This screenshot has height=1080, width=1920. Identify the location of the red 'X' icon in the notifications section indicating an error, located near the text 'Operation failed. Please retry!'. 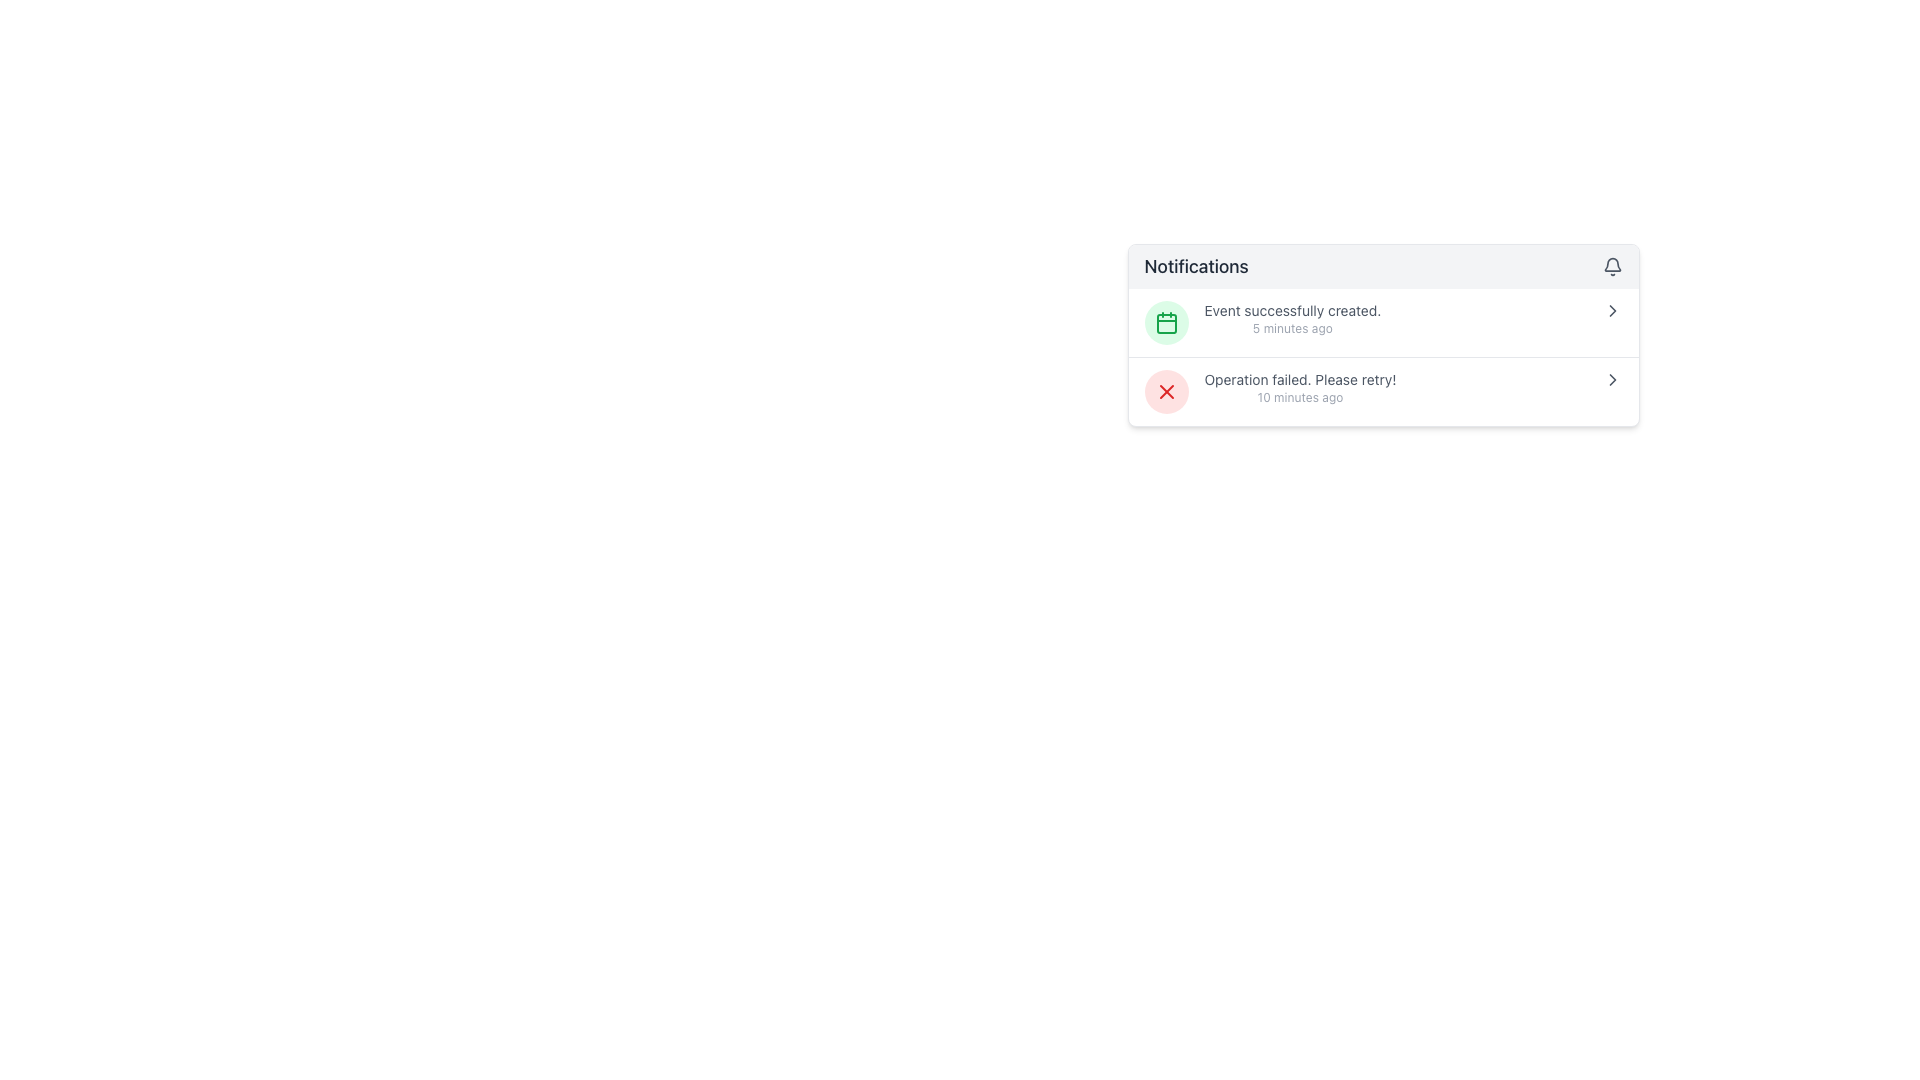
(1166, 392).